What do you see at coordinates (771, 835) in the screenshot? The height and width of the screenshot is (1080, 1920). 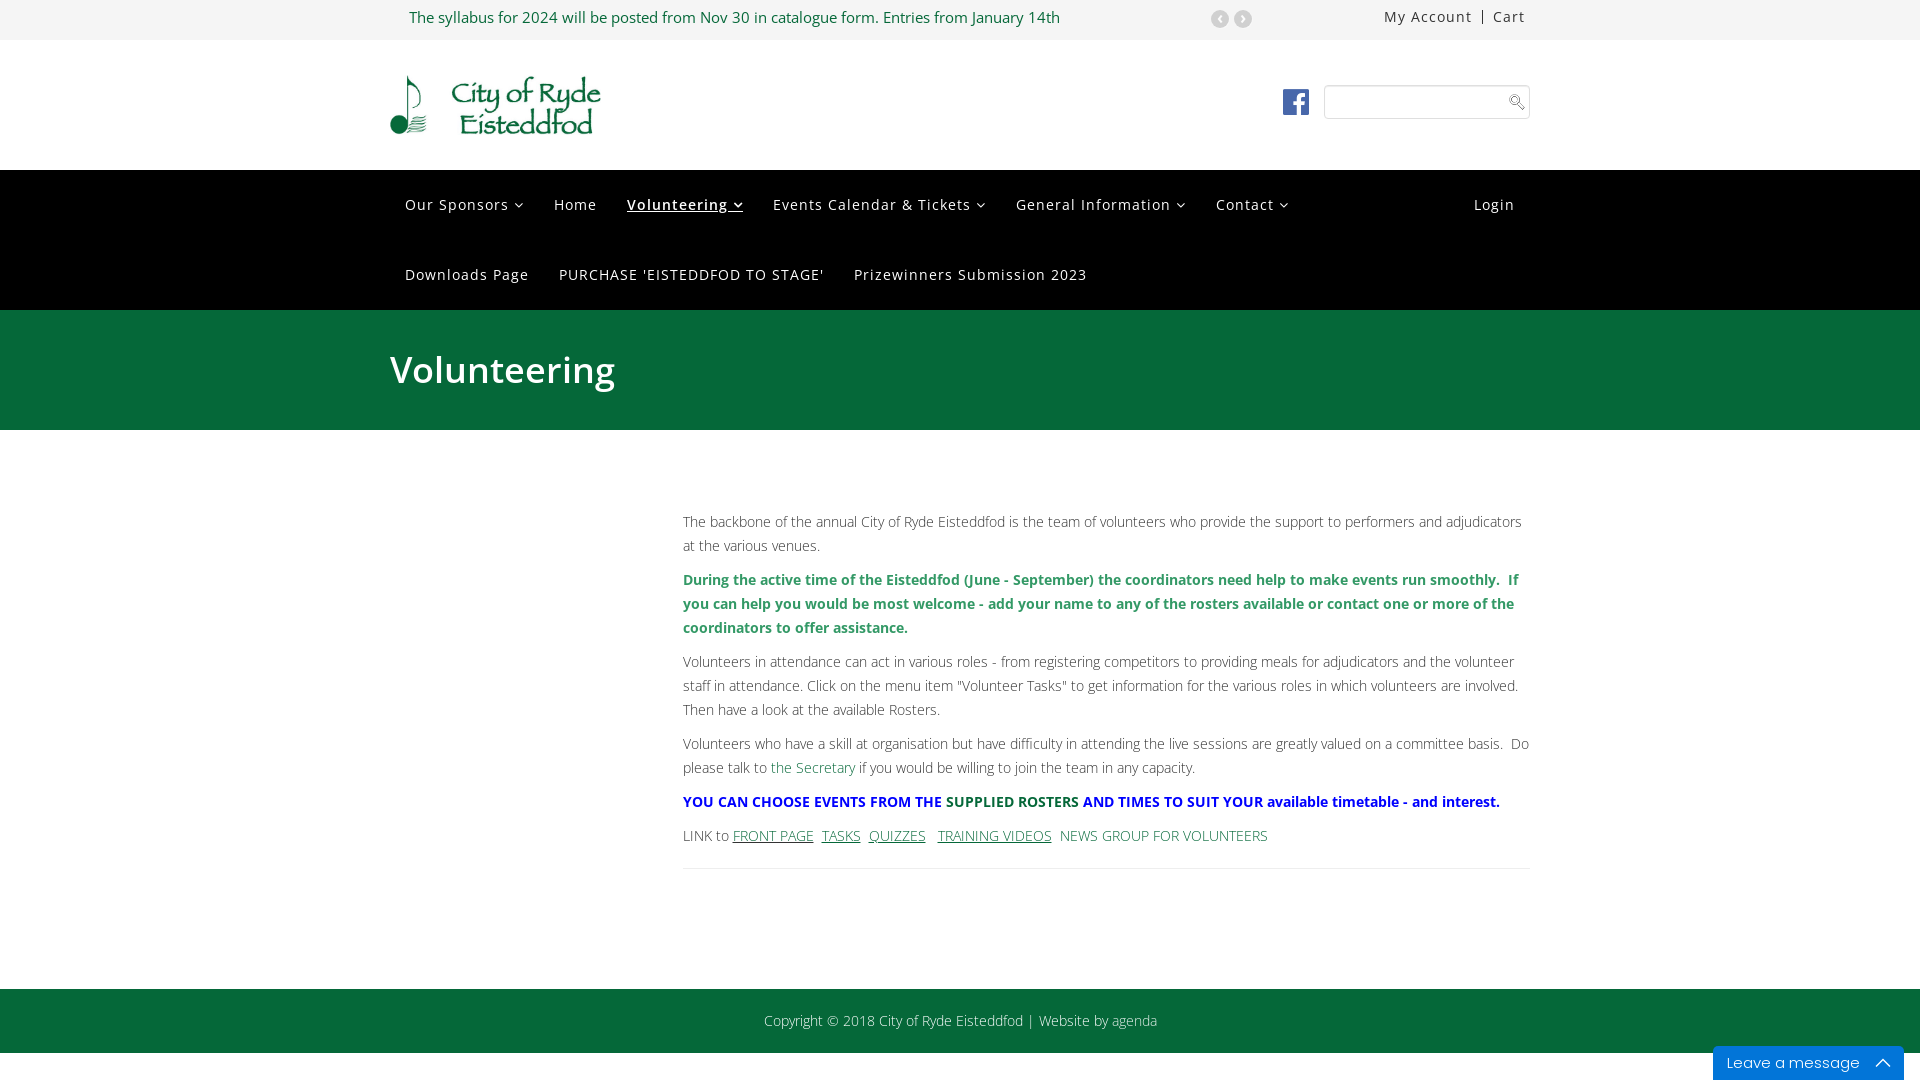 I see `'FRONT PAGE'` at bounding box center [771, 835].